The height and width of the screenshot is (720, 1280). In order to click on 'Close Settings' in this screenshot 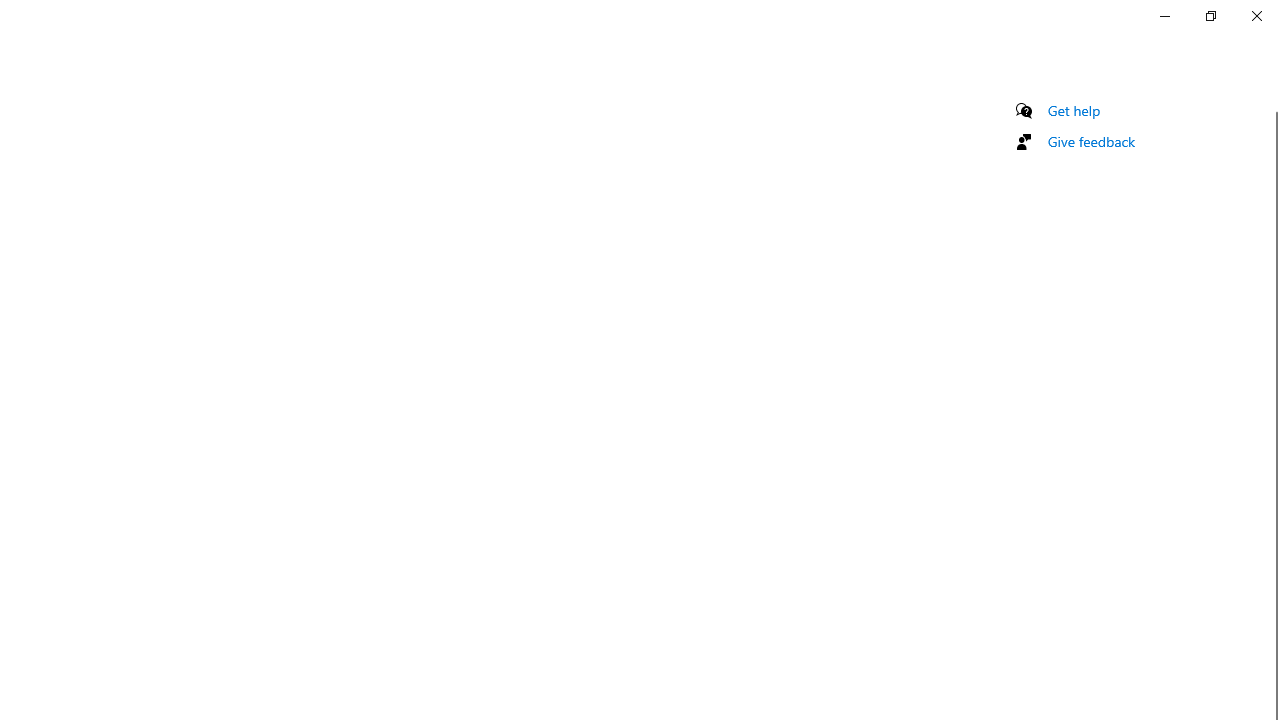, I will do `click(1255, 15)`.